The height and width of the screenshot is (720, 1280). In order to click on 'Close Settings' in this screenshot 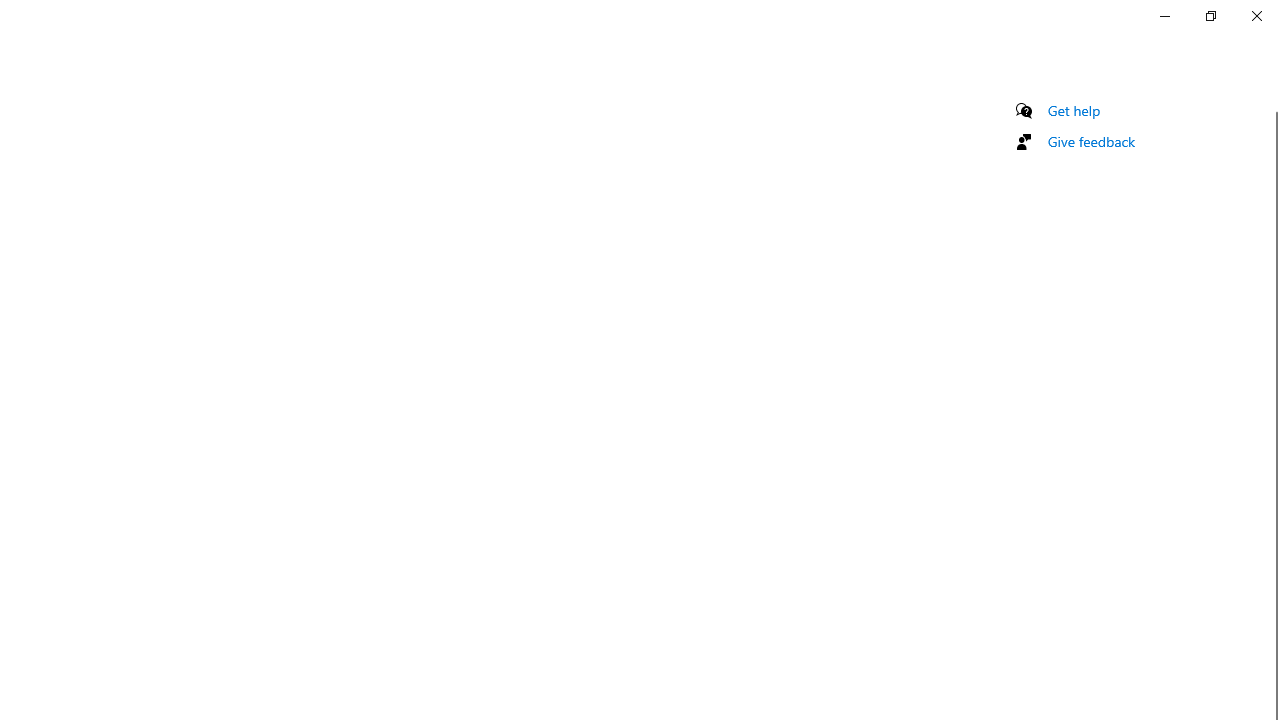, I will do `click(1255, 15)`.